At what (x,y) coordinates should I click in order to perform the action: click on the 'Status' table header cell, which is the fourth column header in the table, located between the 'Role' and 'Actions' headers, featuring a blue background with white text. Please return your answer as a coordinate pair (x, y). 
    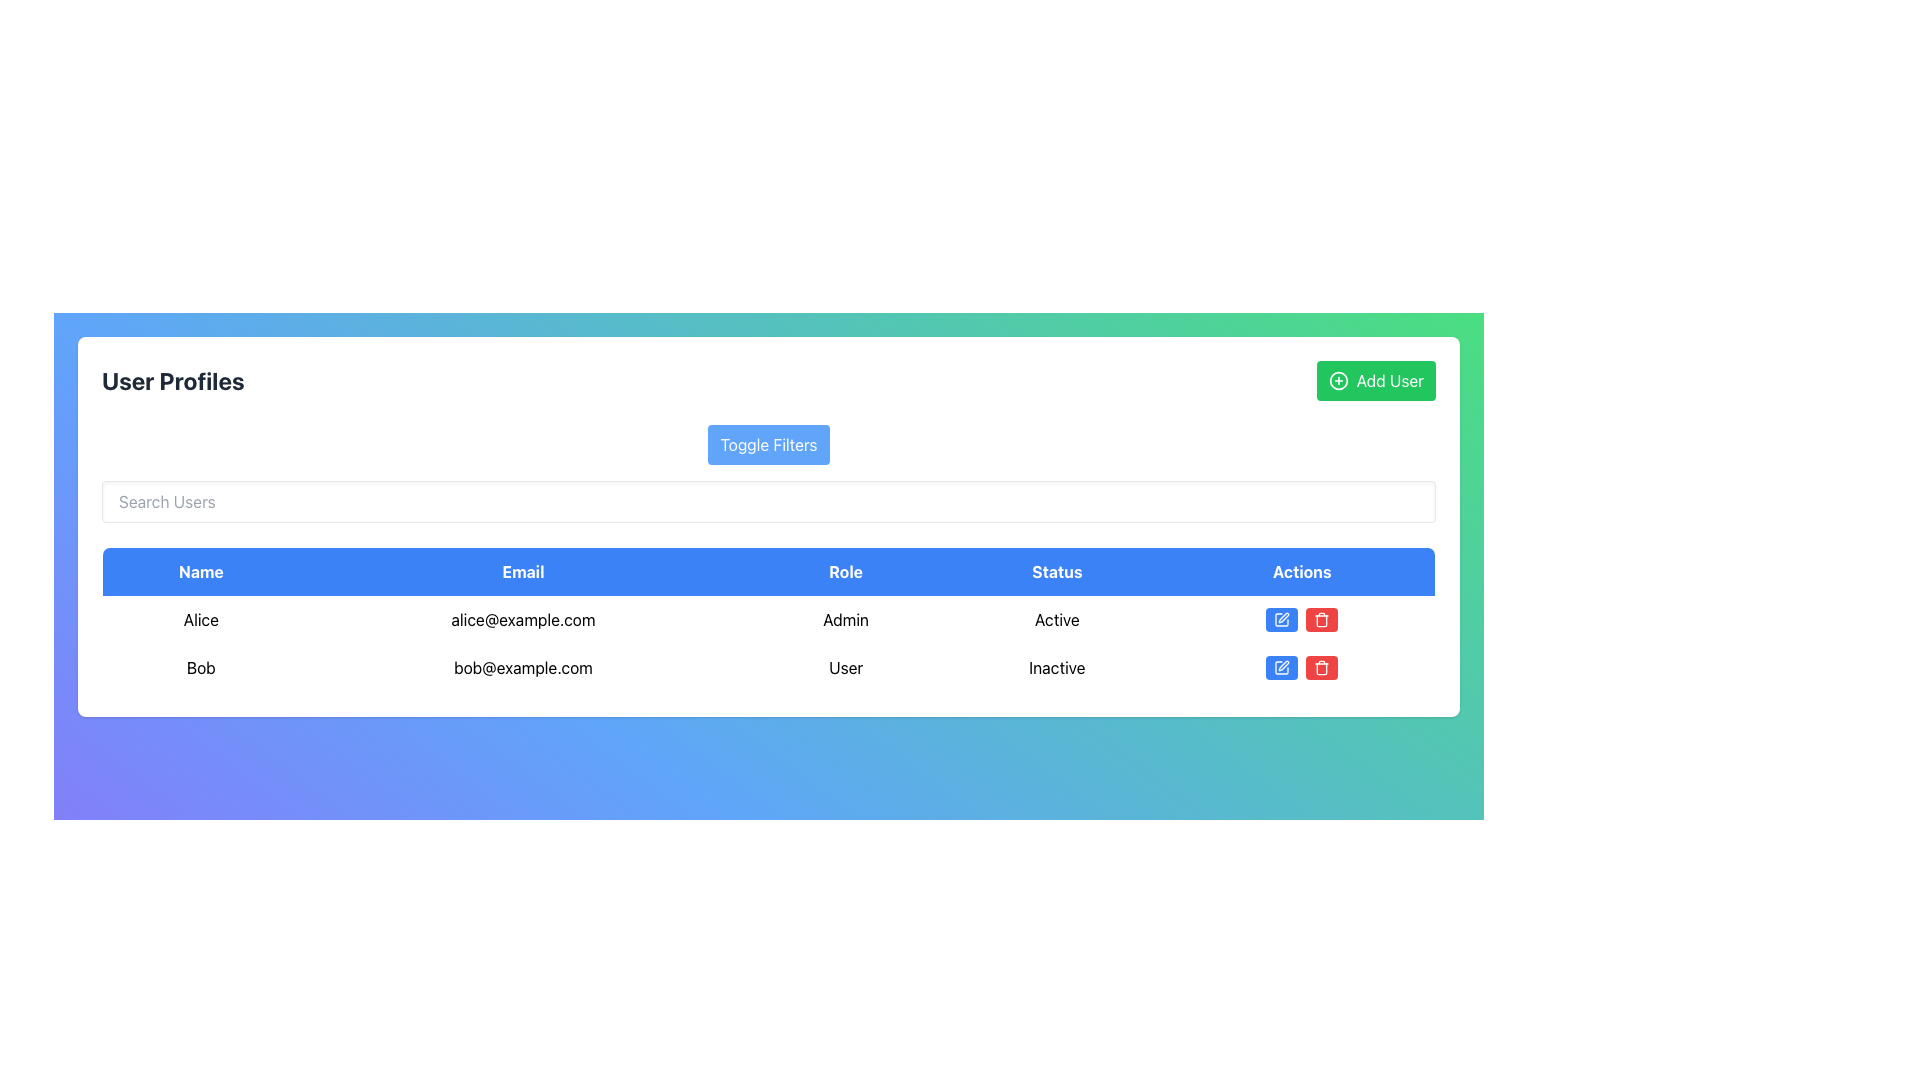
    Looking at the image, I should click on (1056, 571).